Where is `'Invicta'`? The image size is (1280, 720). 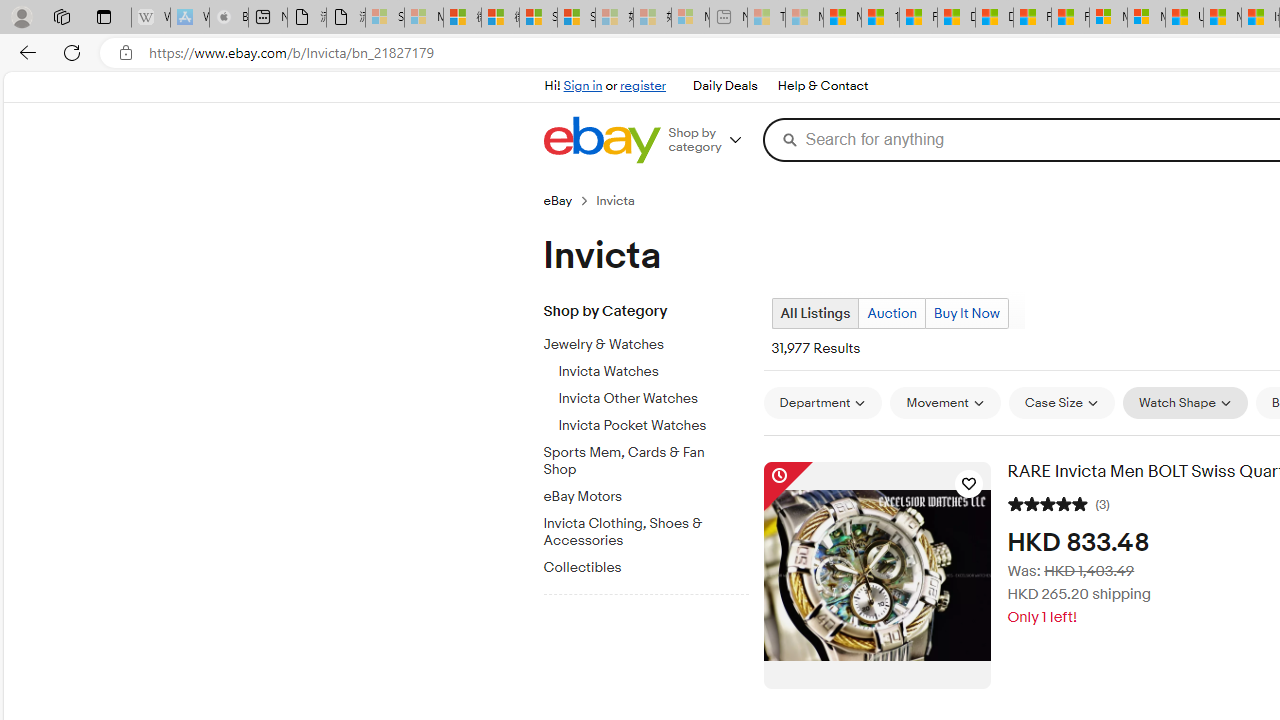 'Invicta' is located at coordinates (623, 200).